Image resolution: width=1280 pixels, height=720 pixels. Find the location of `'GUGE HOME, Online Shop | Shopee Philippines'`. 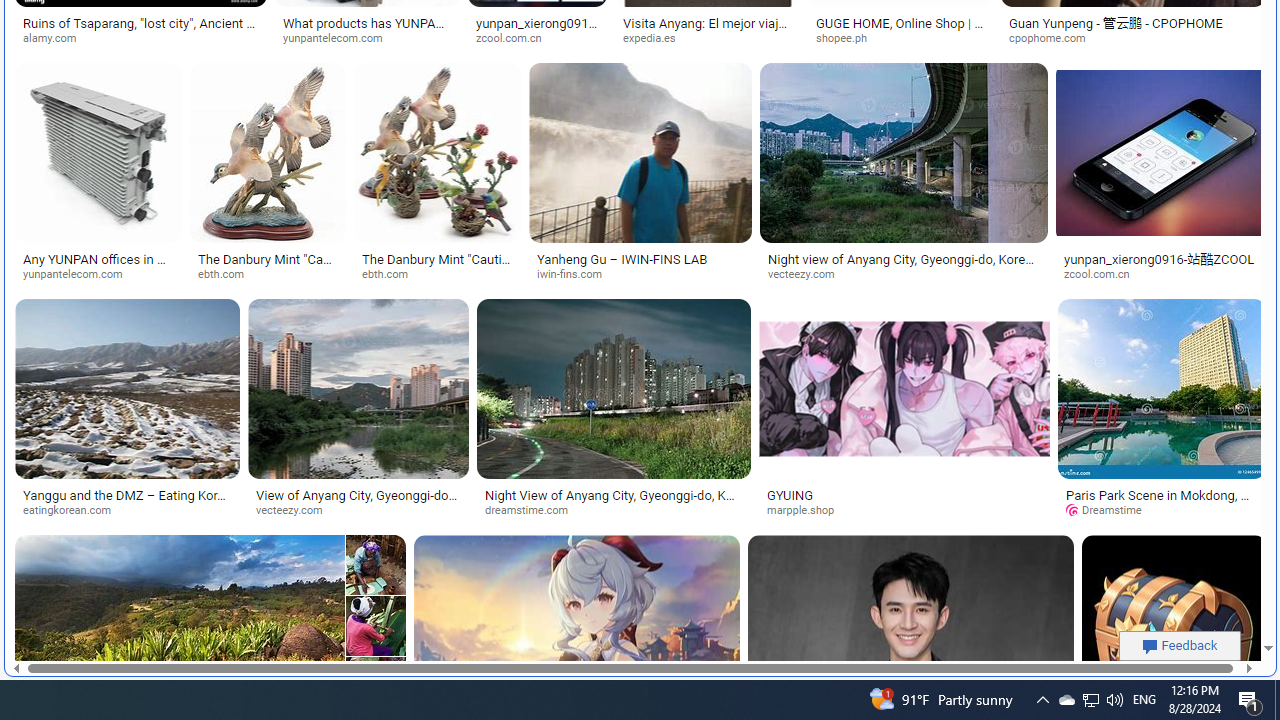

'GUGE HOME, Online Shop | Shopee Philippines' is located at coordinates (899, 30).